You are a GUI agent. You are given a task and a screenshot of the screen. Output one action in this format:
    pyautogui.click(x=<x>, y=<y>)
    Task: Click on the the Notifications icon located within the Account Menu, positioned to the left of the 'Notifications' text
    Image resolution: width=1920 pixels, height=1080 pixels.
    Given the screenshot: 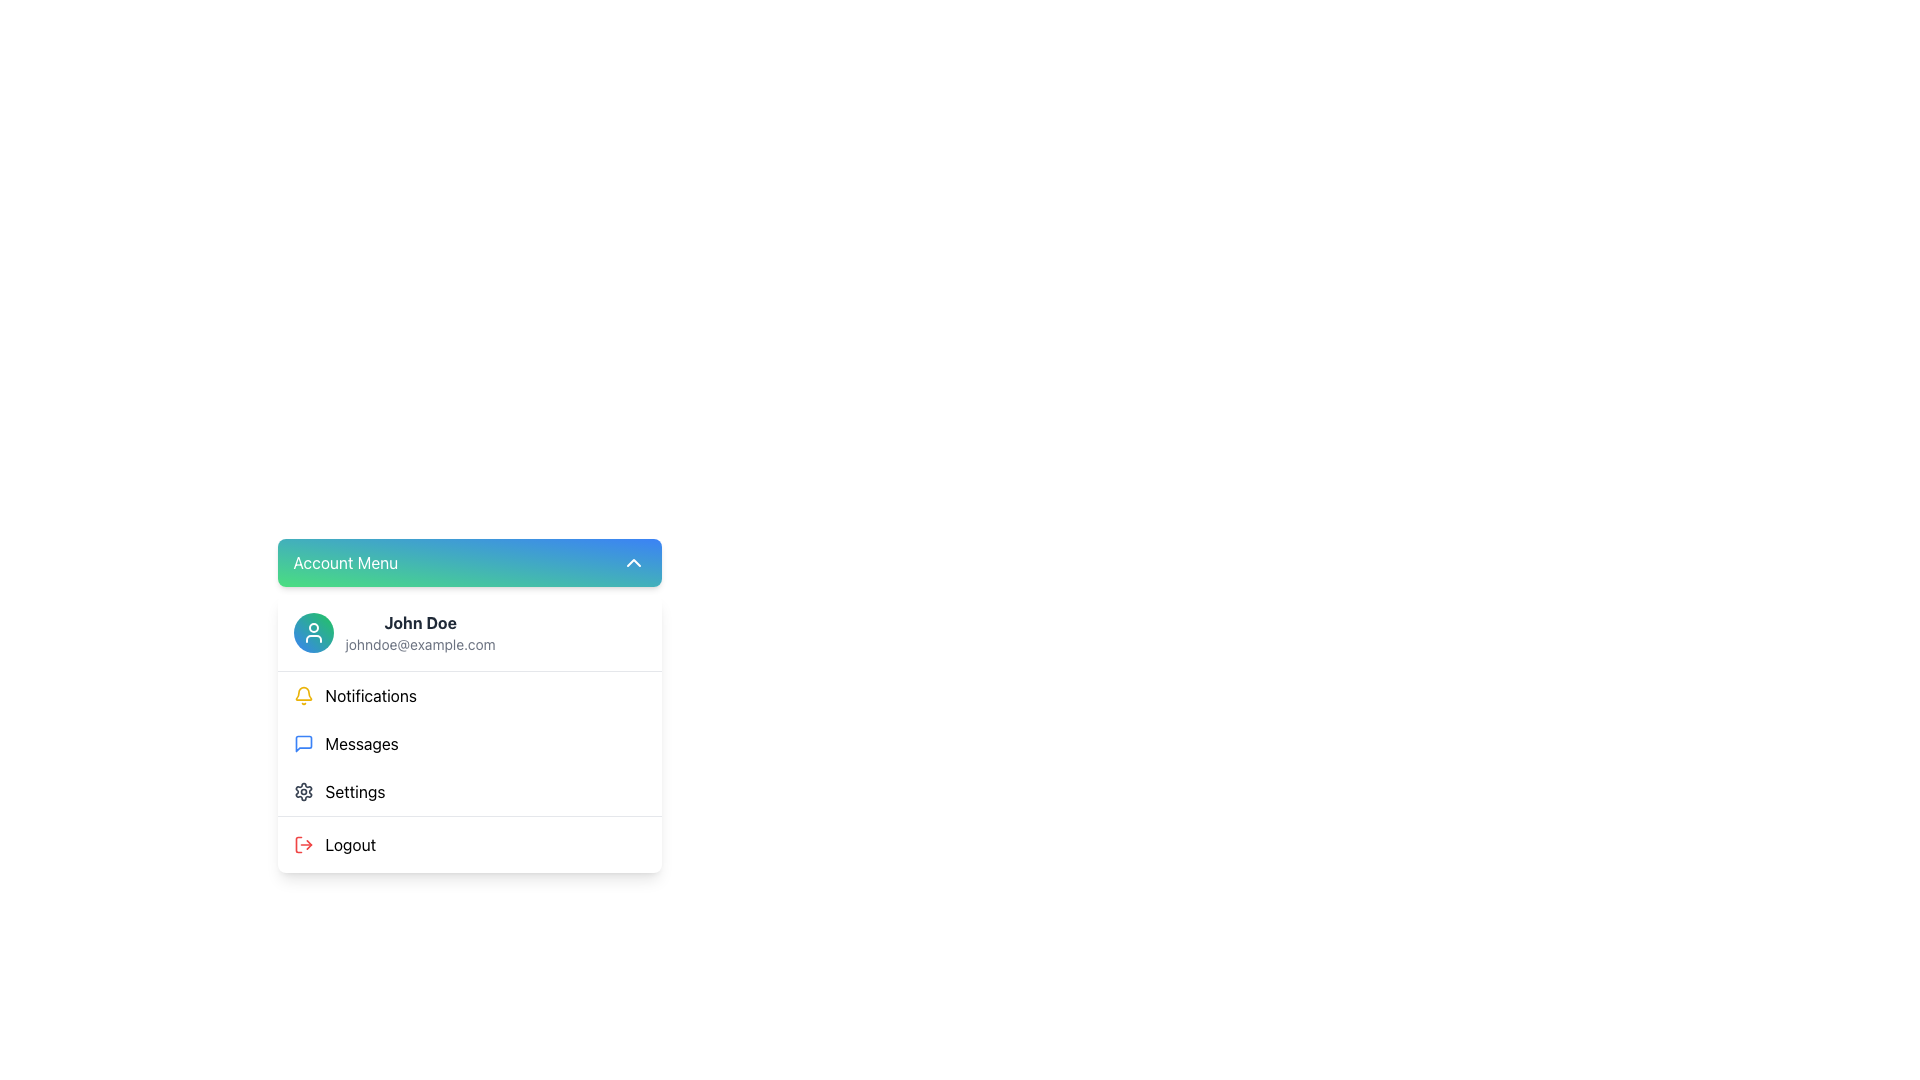 What is the action you would take?
    pyautogui.click(x=302, y=694)
    